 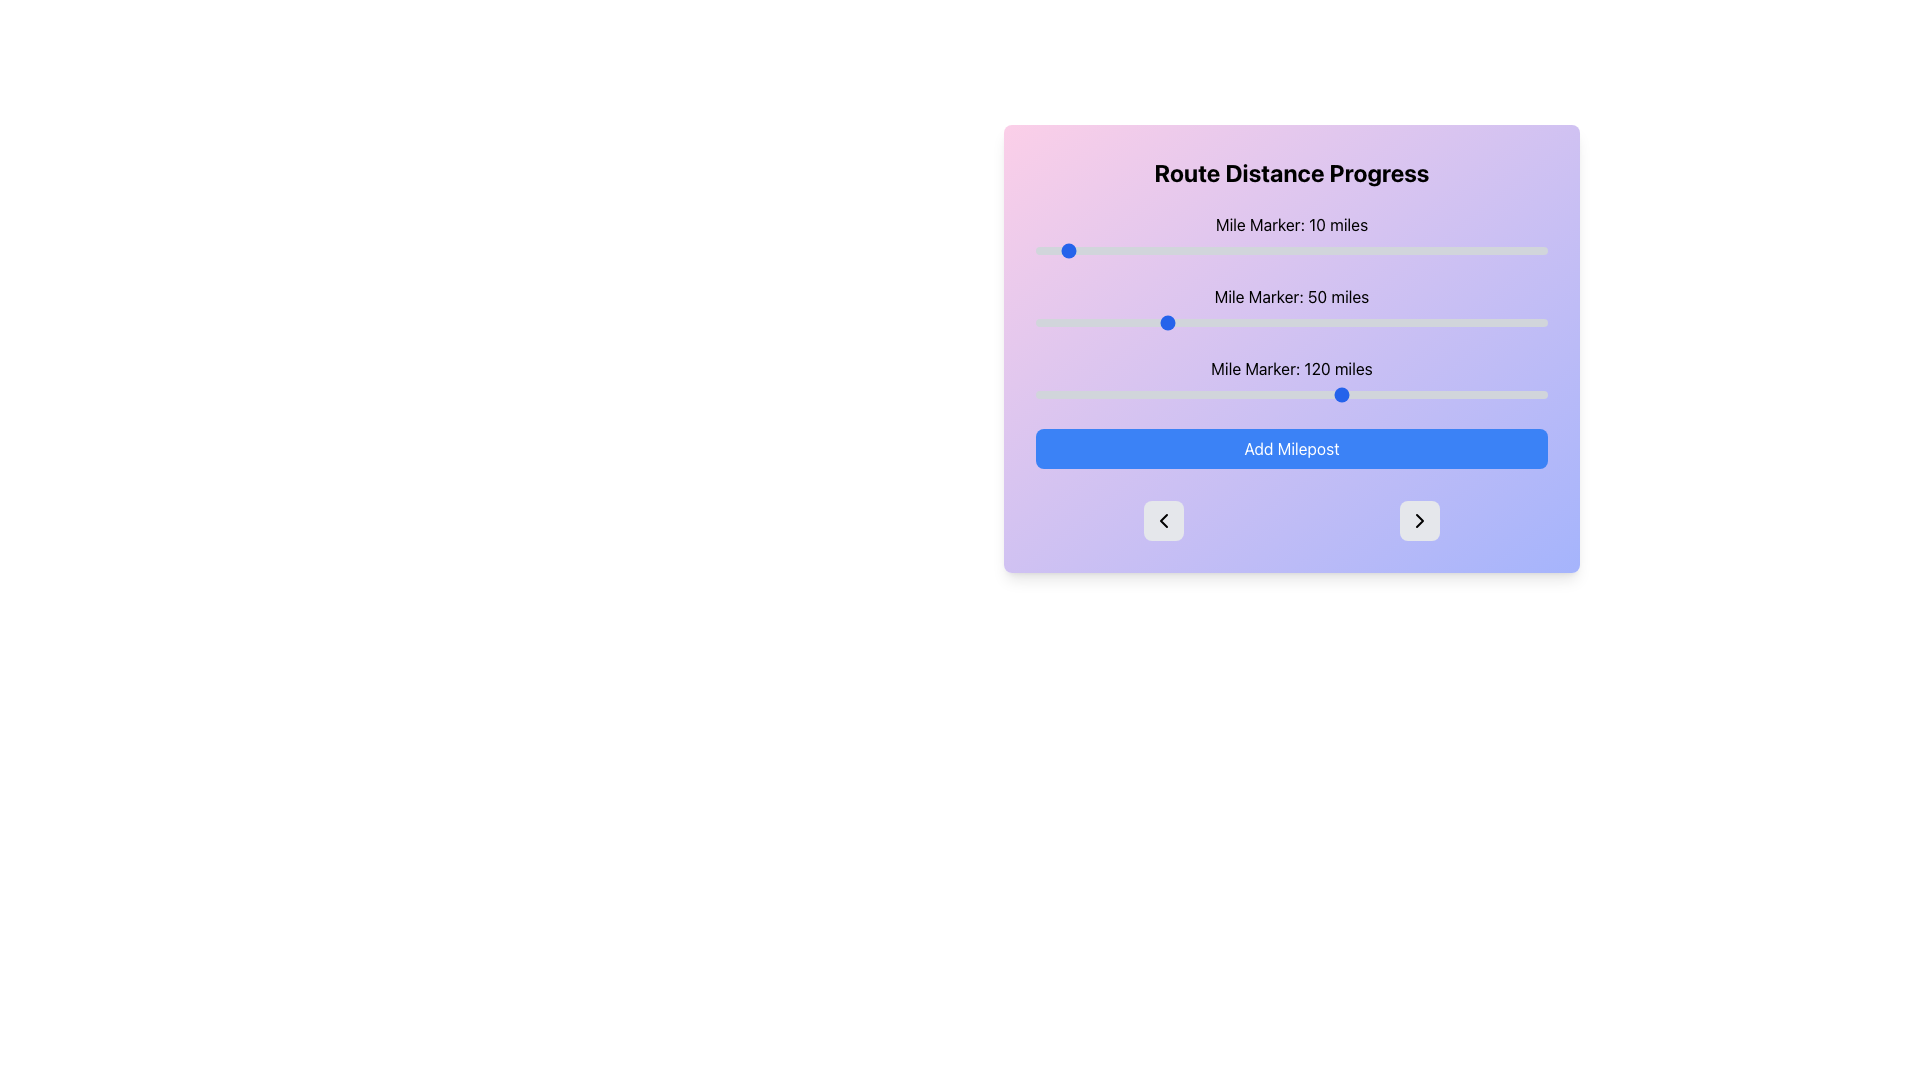 I want to click on to adjust the value of the first slider input in the vertical stack that allows selection within the range of 0, so click(x=1291, y=235).